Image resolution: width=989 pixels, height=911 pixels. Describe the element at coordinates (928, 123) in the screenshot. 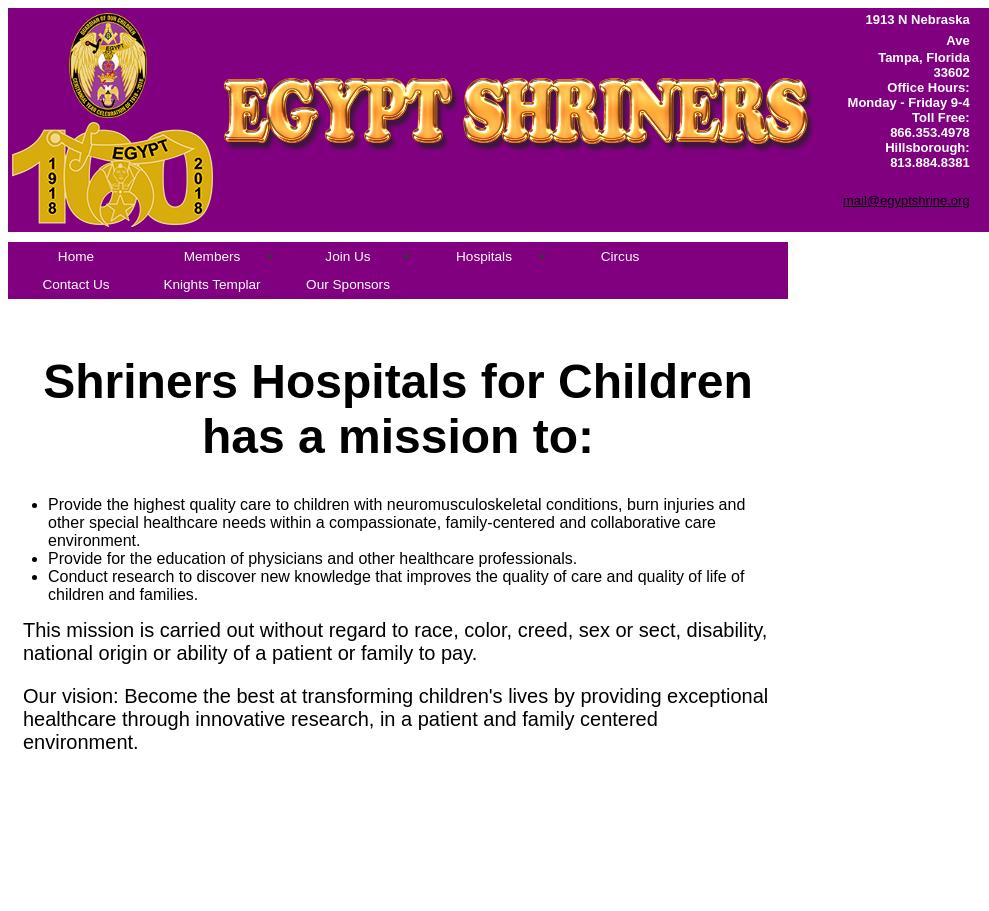

I see `'Toll Free: 866.353.4978'` at that location.